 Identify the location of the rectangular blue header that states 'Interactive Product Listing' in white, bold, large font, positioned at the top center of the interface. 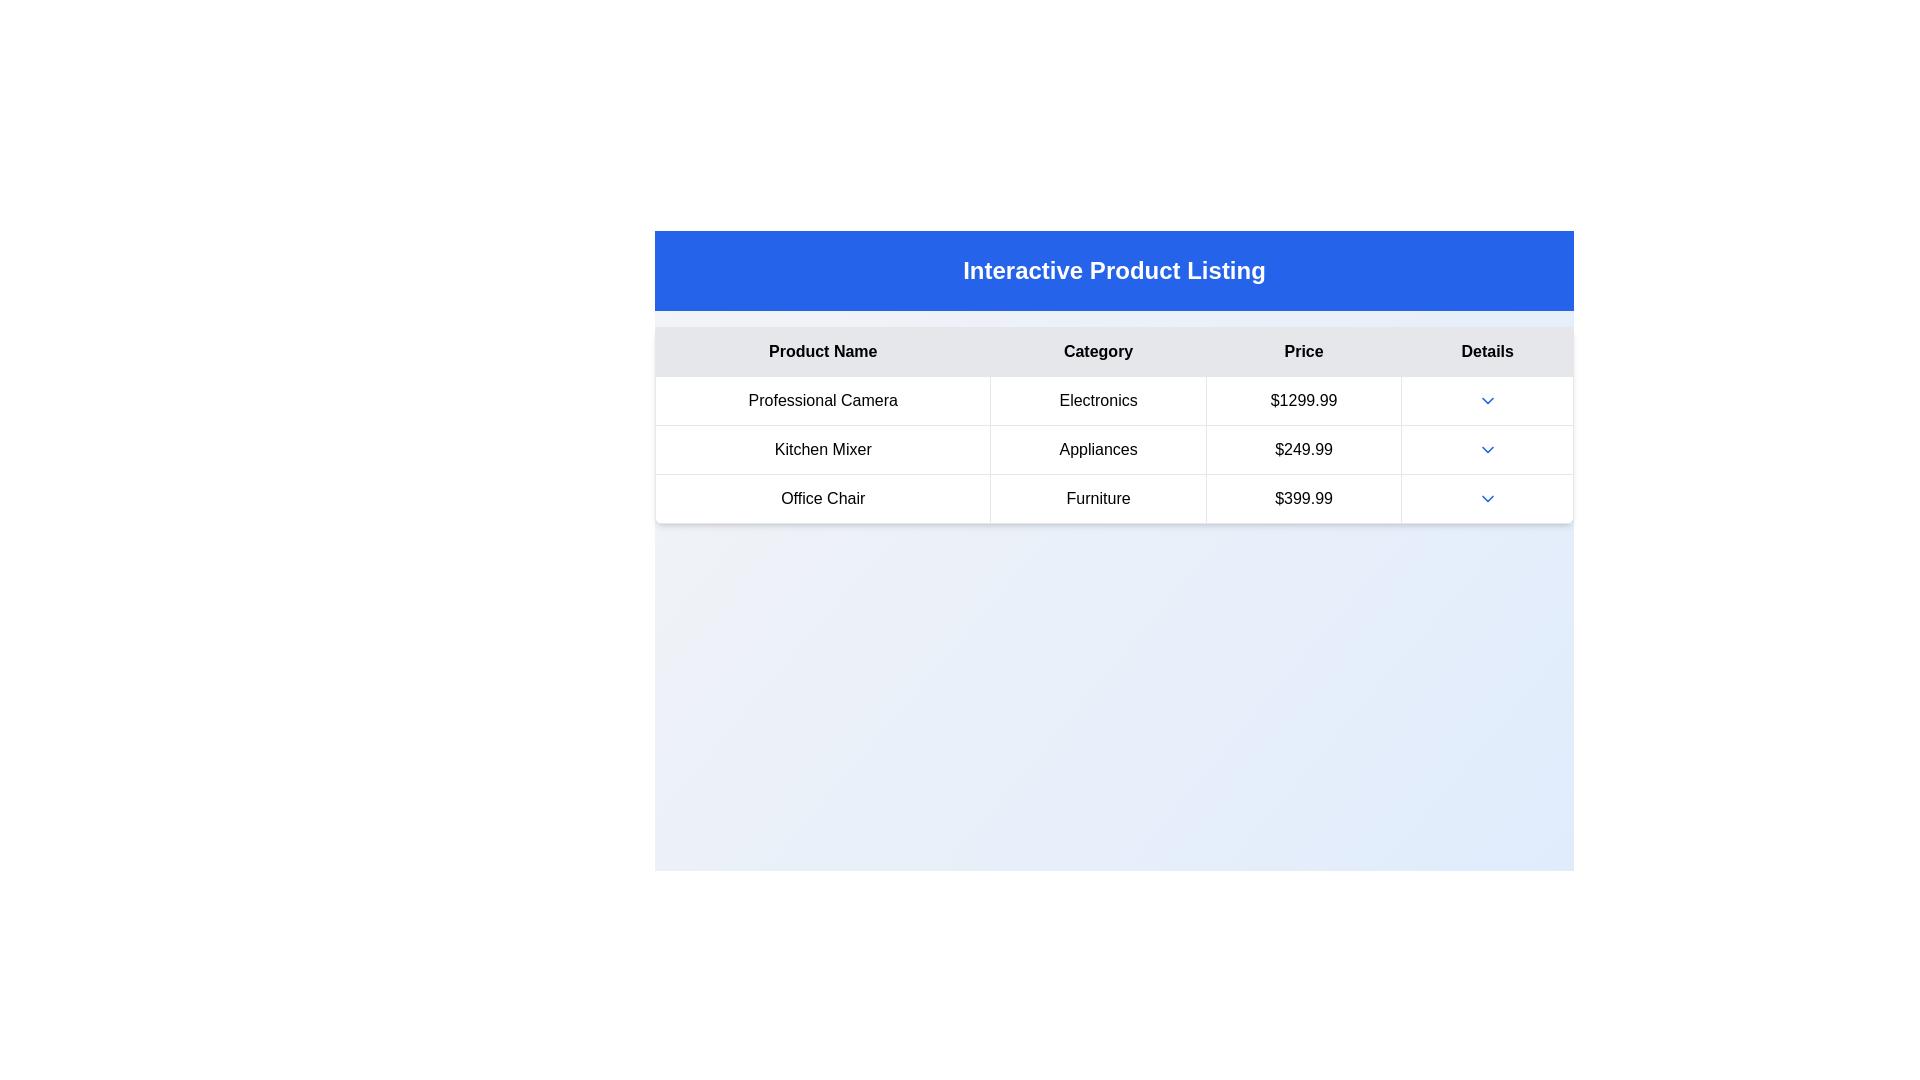
(1113, 270).